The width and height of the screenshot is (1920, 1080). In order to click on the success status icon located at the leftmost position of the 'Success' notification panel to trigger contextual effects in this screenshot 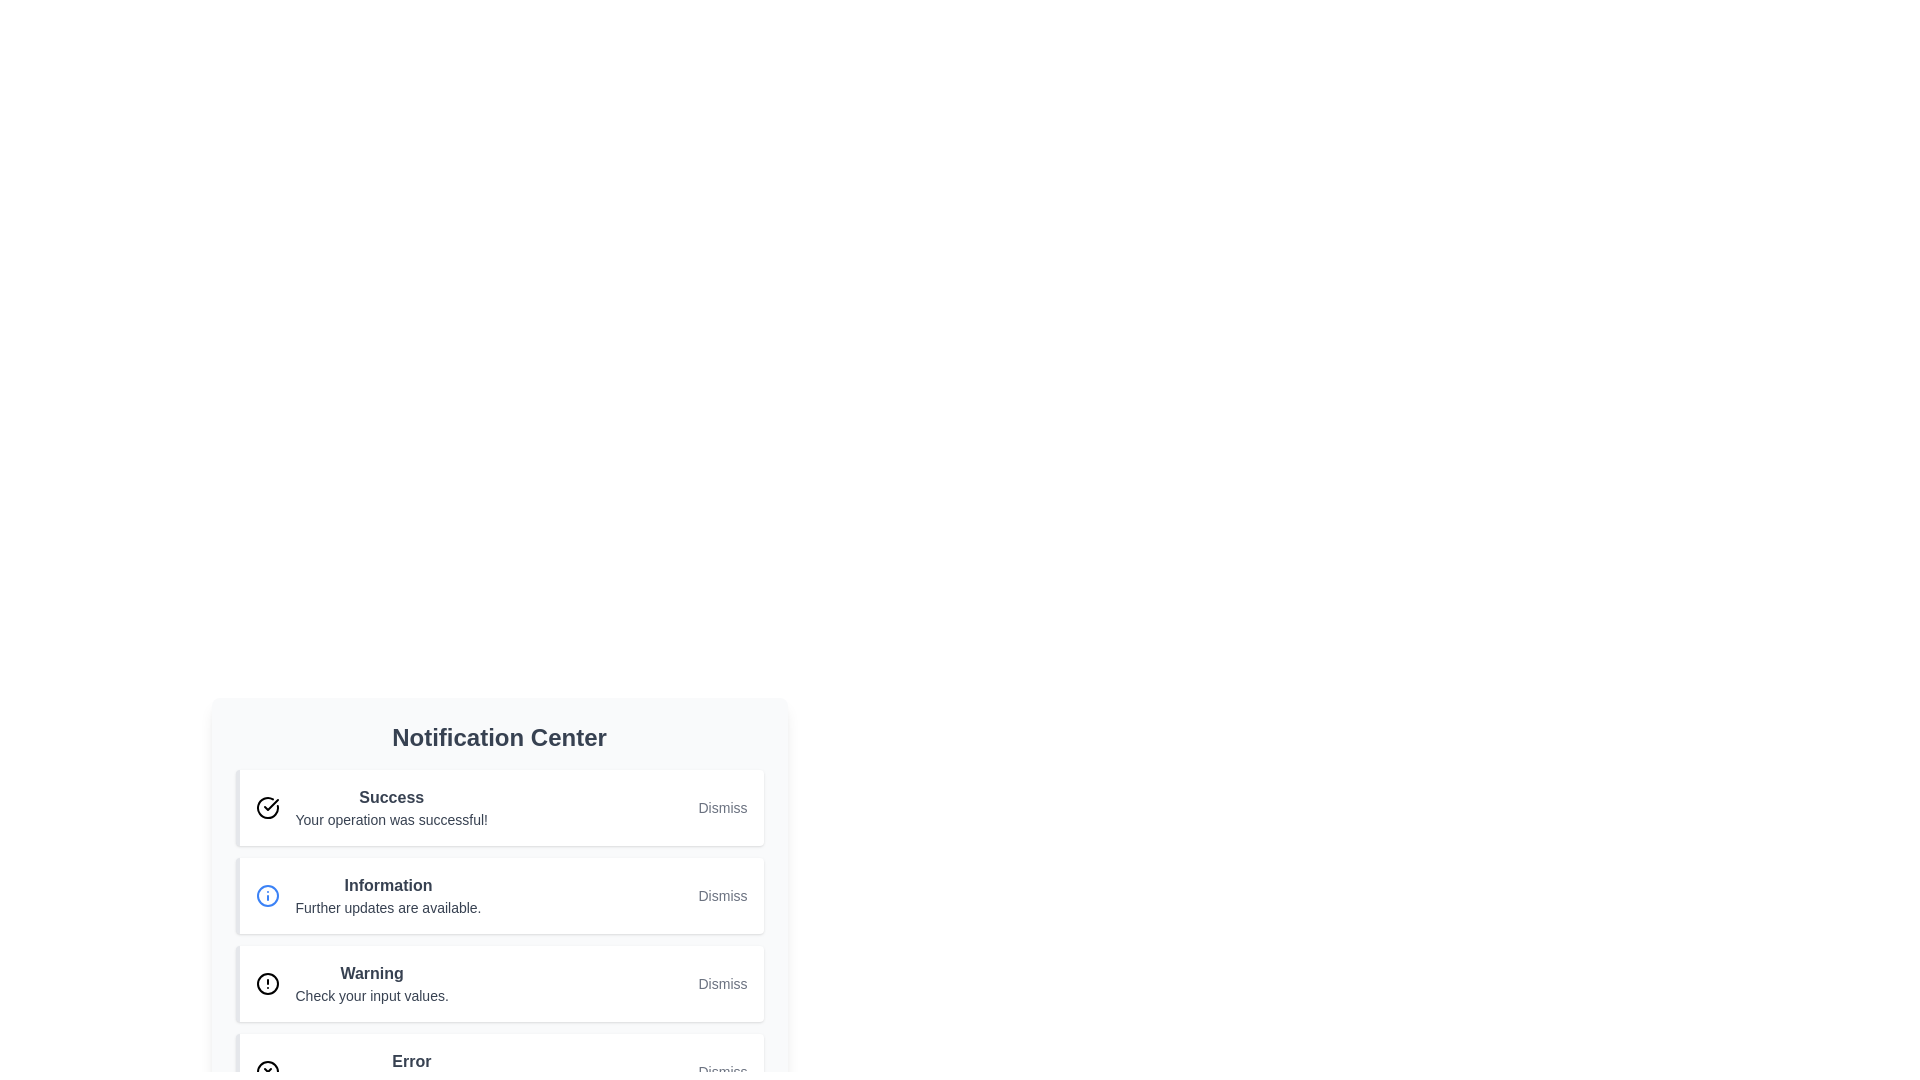, I will do `click(266, 806)`.